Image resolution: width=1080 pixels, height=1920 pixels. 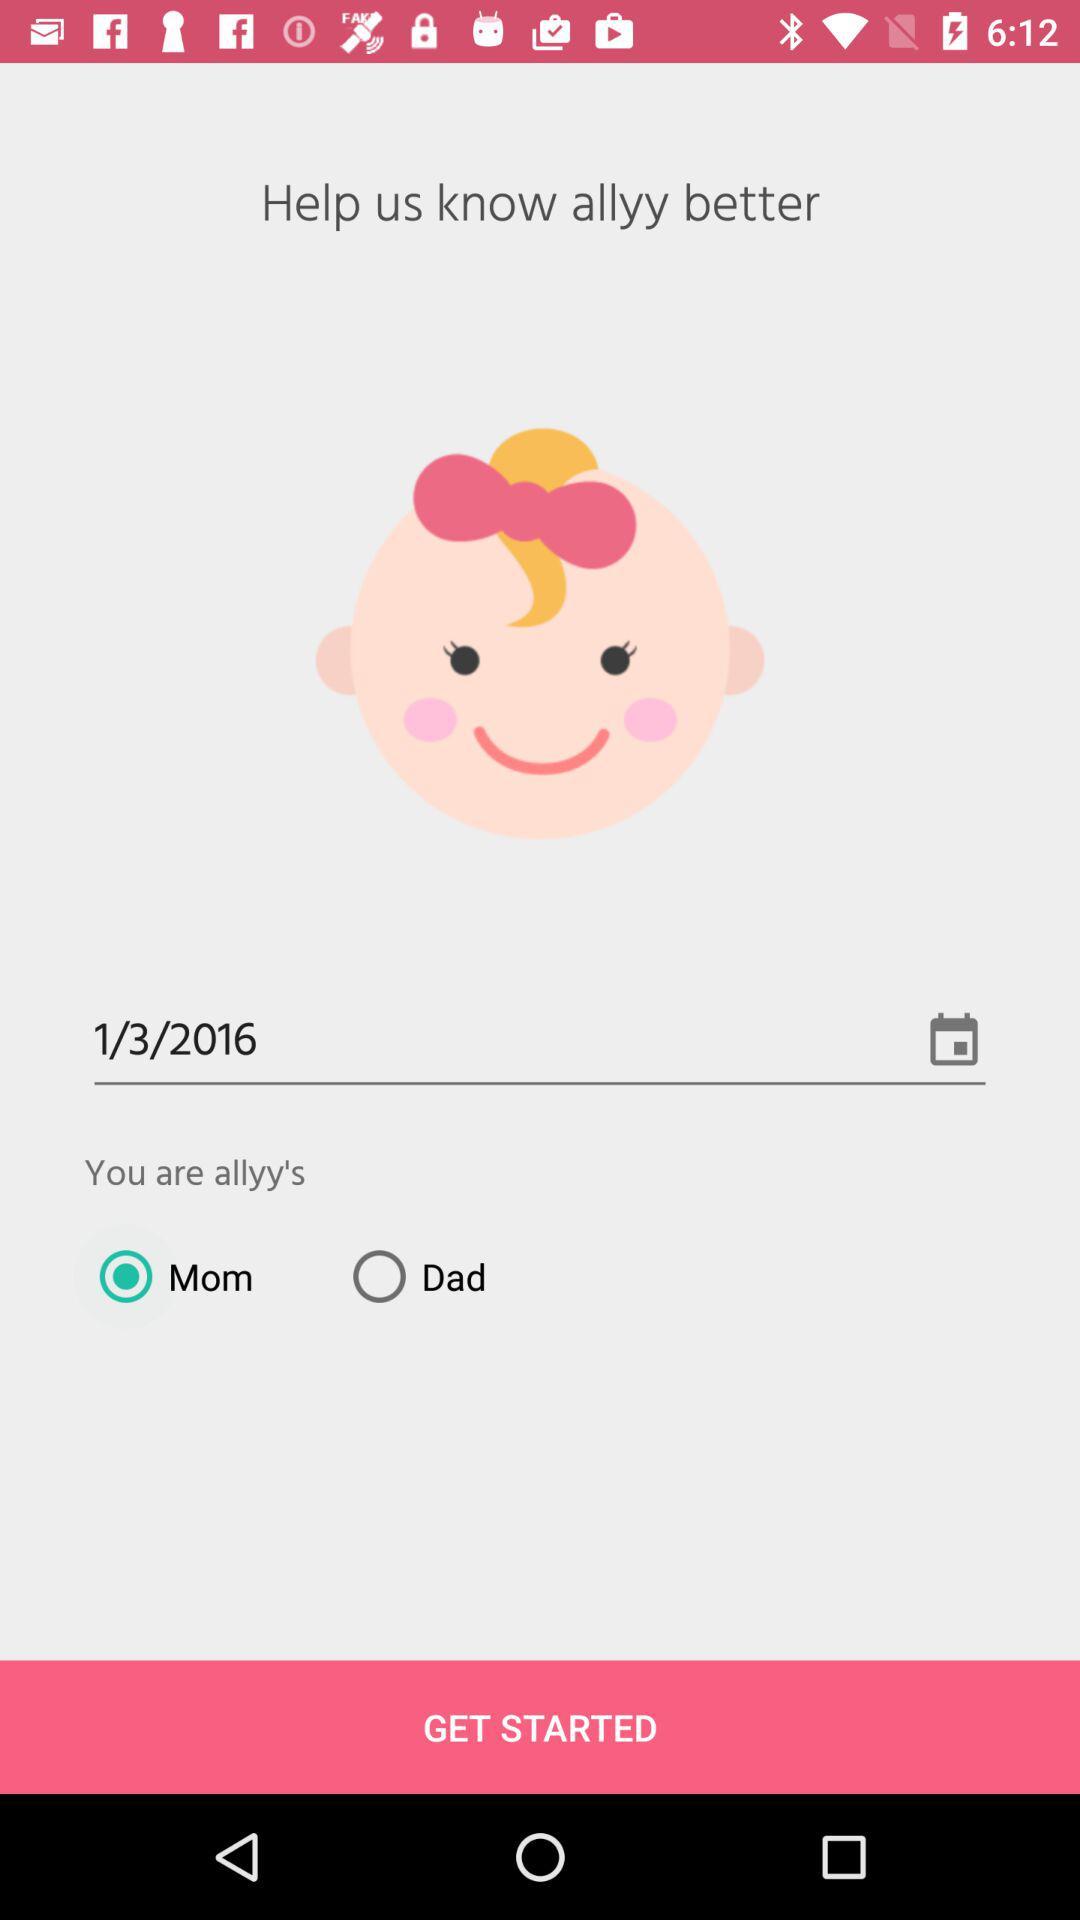 I want to click on the item above the you are allyy icon, so click(x=540, y=1041).